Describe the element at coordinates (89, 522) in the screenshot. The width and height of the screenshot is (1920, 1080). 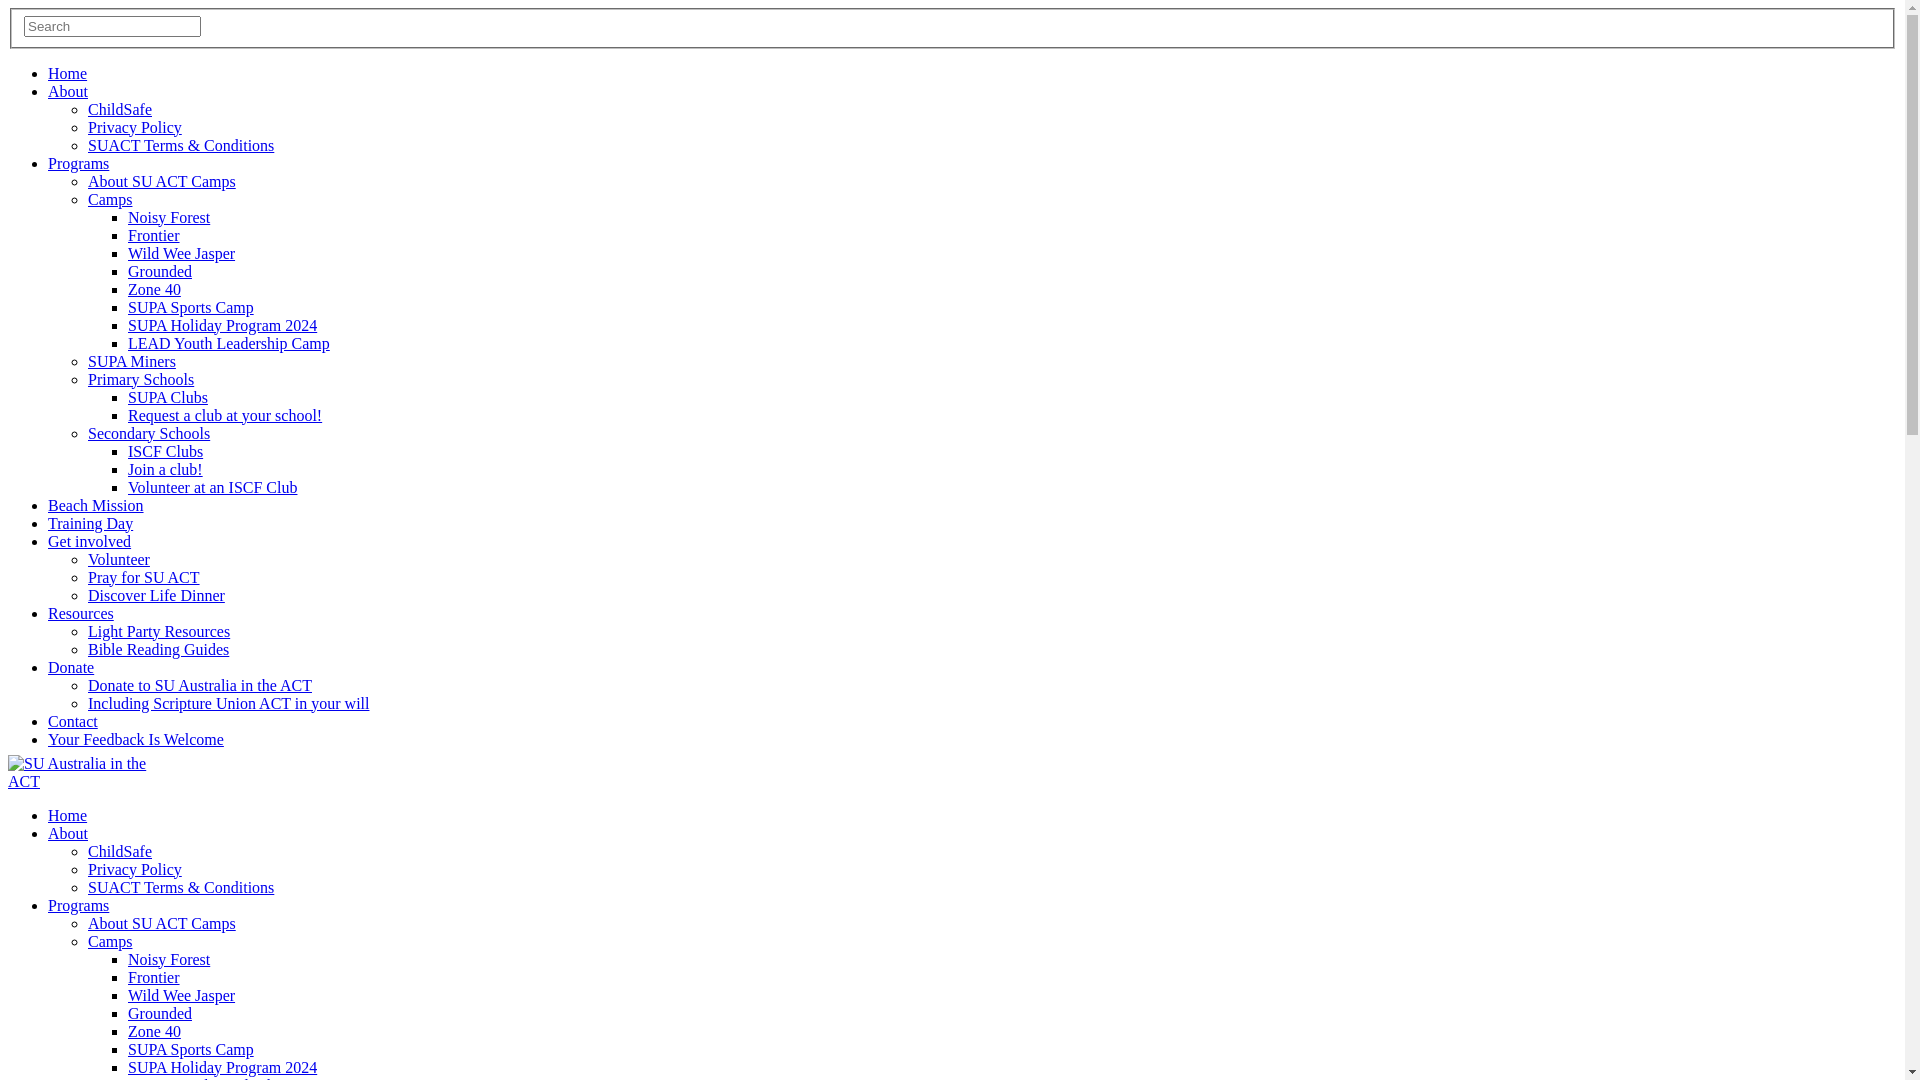
I see `'Training Day'` at that location.